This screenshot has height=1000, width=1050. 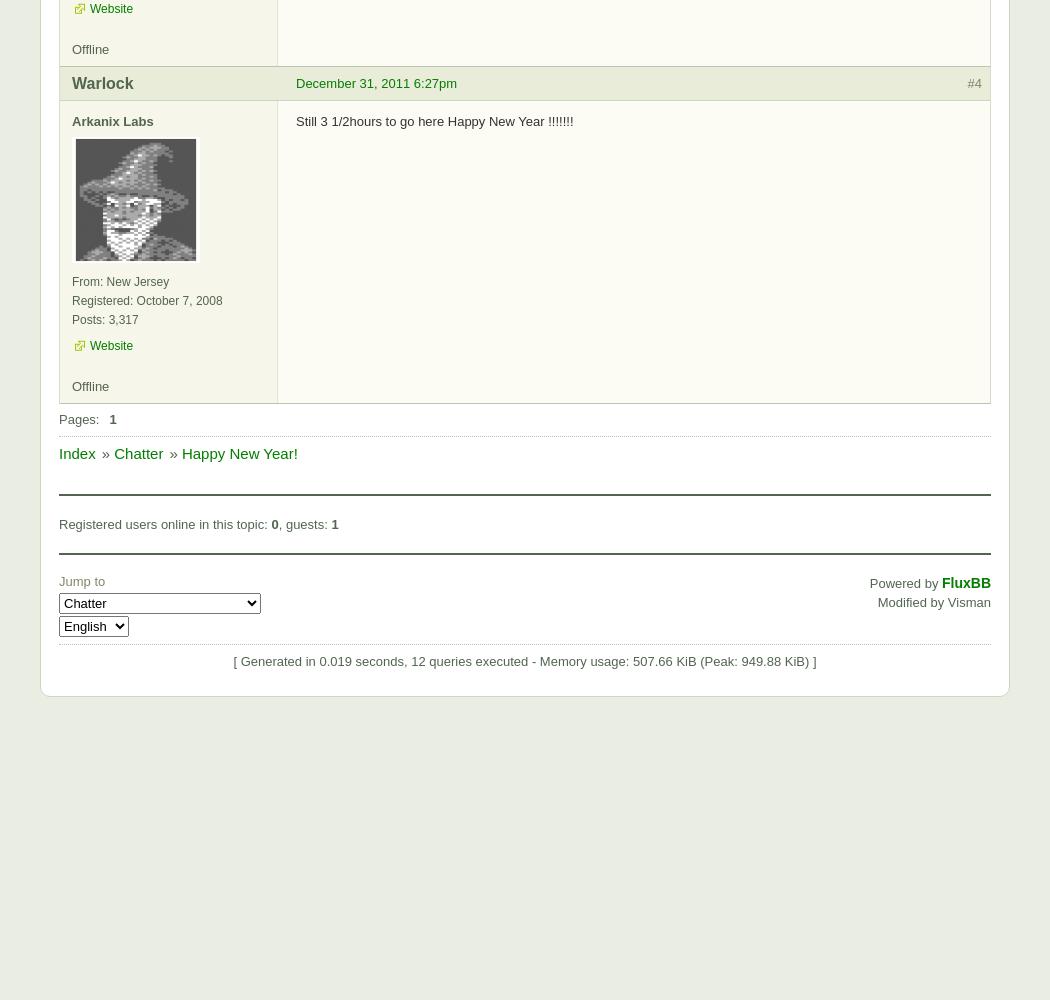 I want to click on '#4', so click(x=973, y=81).